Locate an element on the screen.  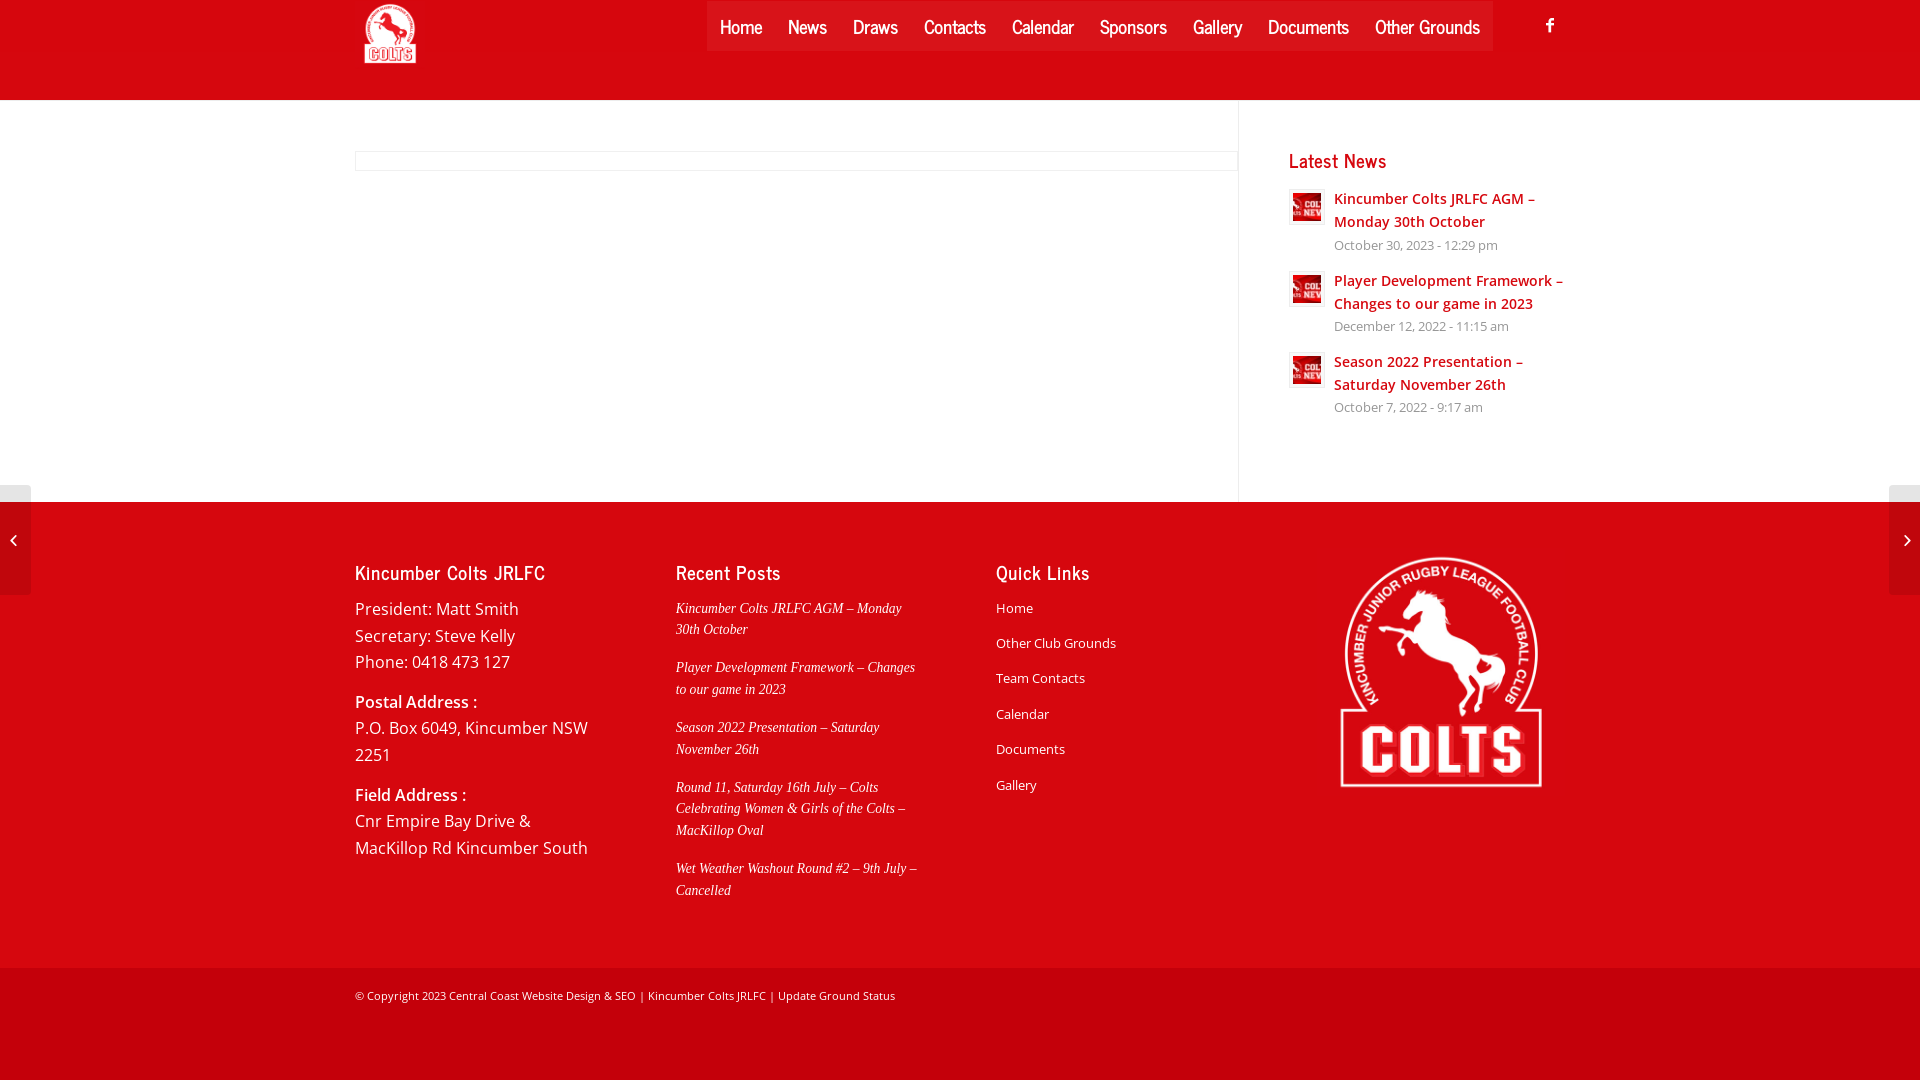
'0418 473 127' is located at coordinates (411, 662).